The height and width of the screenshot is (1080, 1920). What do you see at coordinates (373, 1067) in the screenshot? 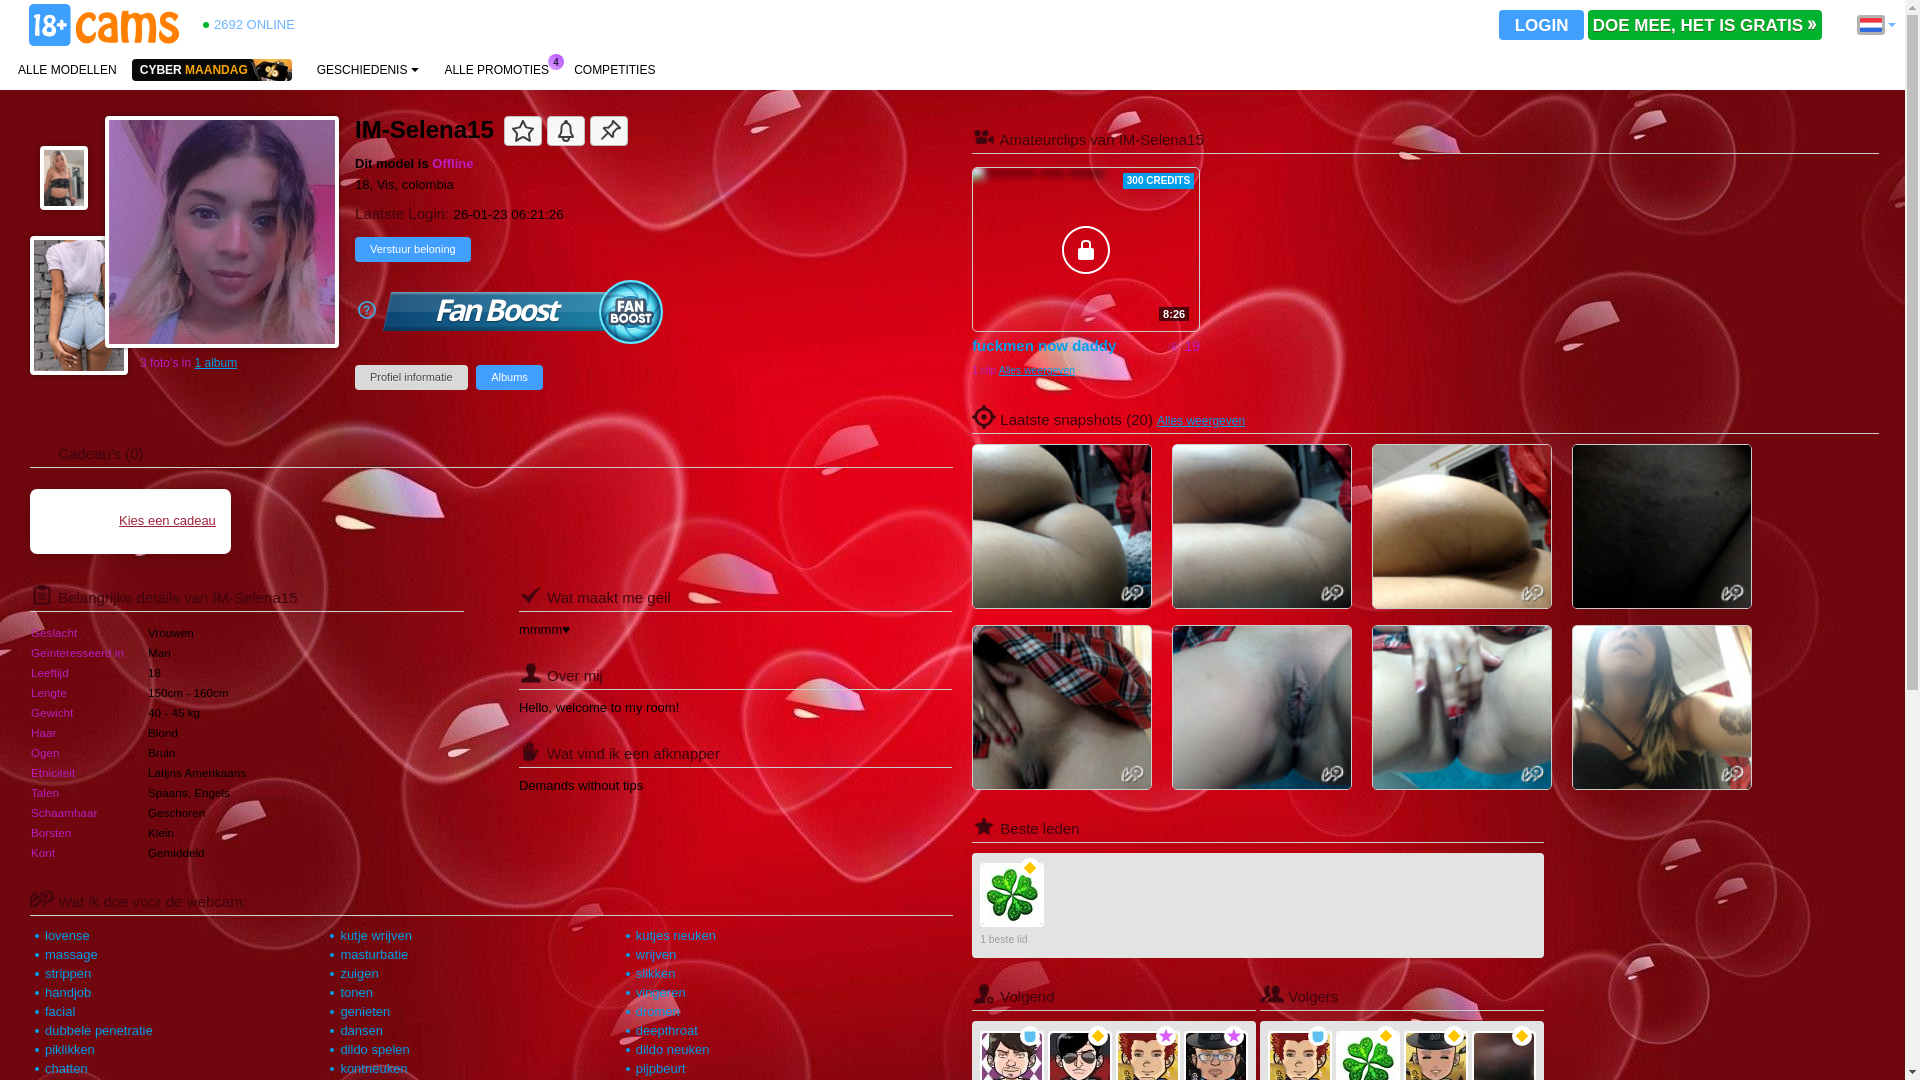
I see `'kontneuken'` at bounding box center [373, 1067].